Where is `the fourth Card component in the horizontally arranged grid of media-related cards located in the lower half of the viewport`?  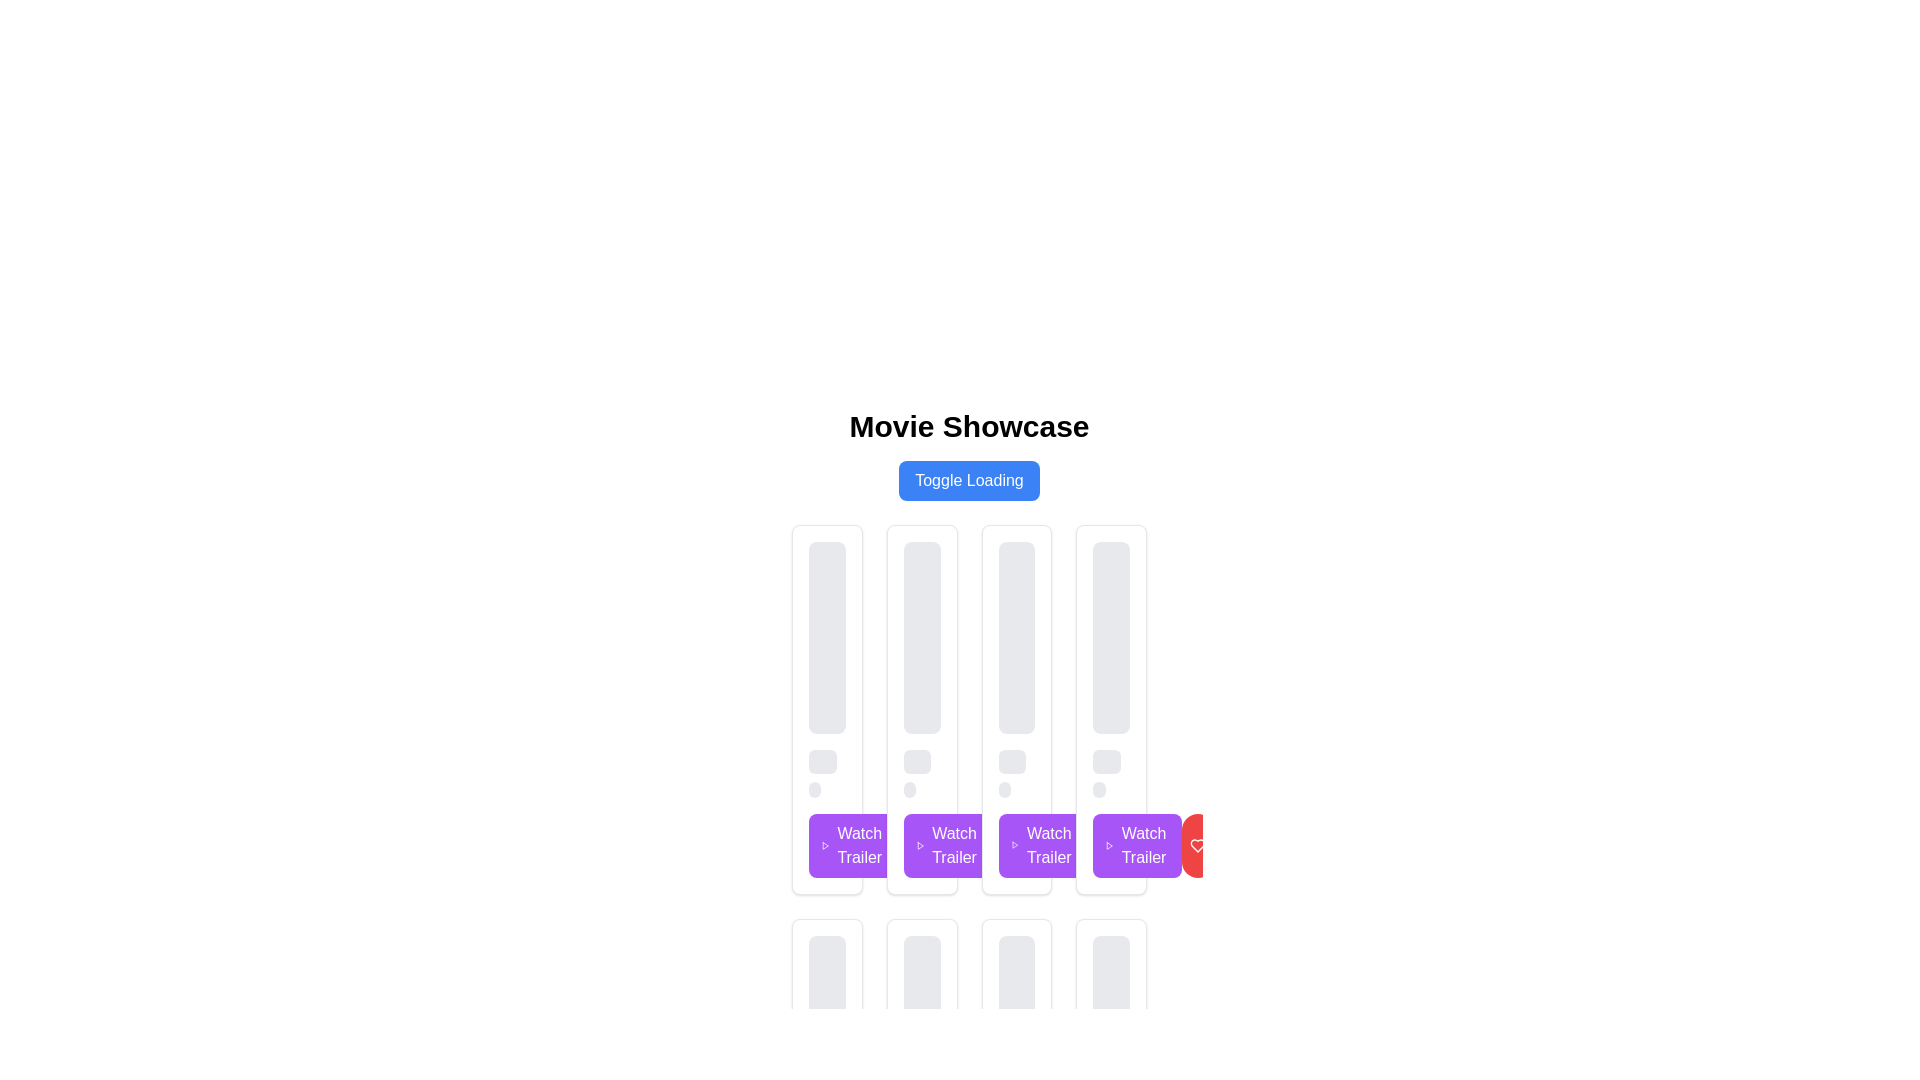 the fourth Card component in the horizontally arranged grid of media-related cards located in the lower half of the viewport is located at coordinates (1110, 708).